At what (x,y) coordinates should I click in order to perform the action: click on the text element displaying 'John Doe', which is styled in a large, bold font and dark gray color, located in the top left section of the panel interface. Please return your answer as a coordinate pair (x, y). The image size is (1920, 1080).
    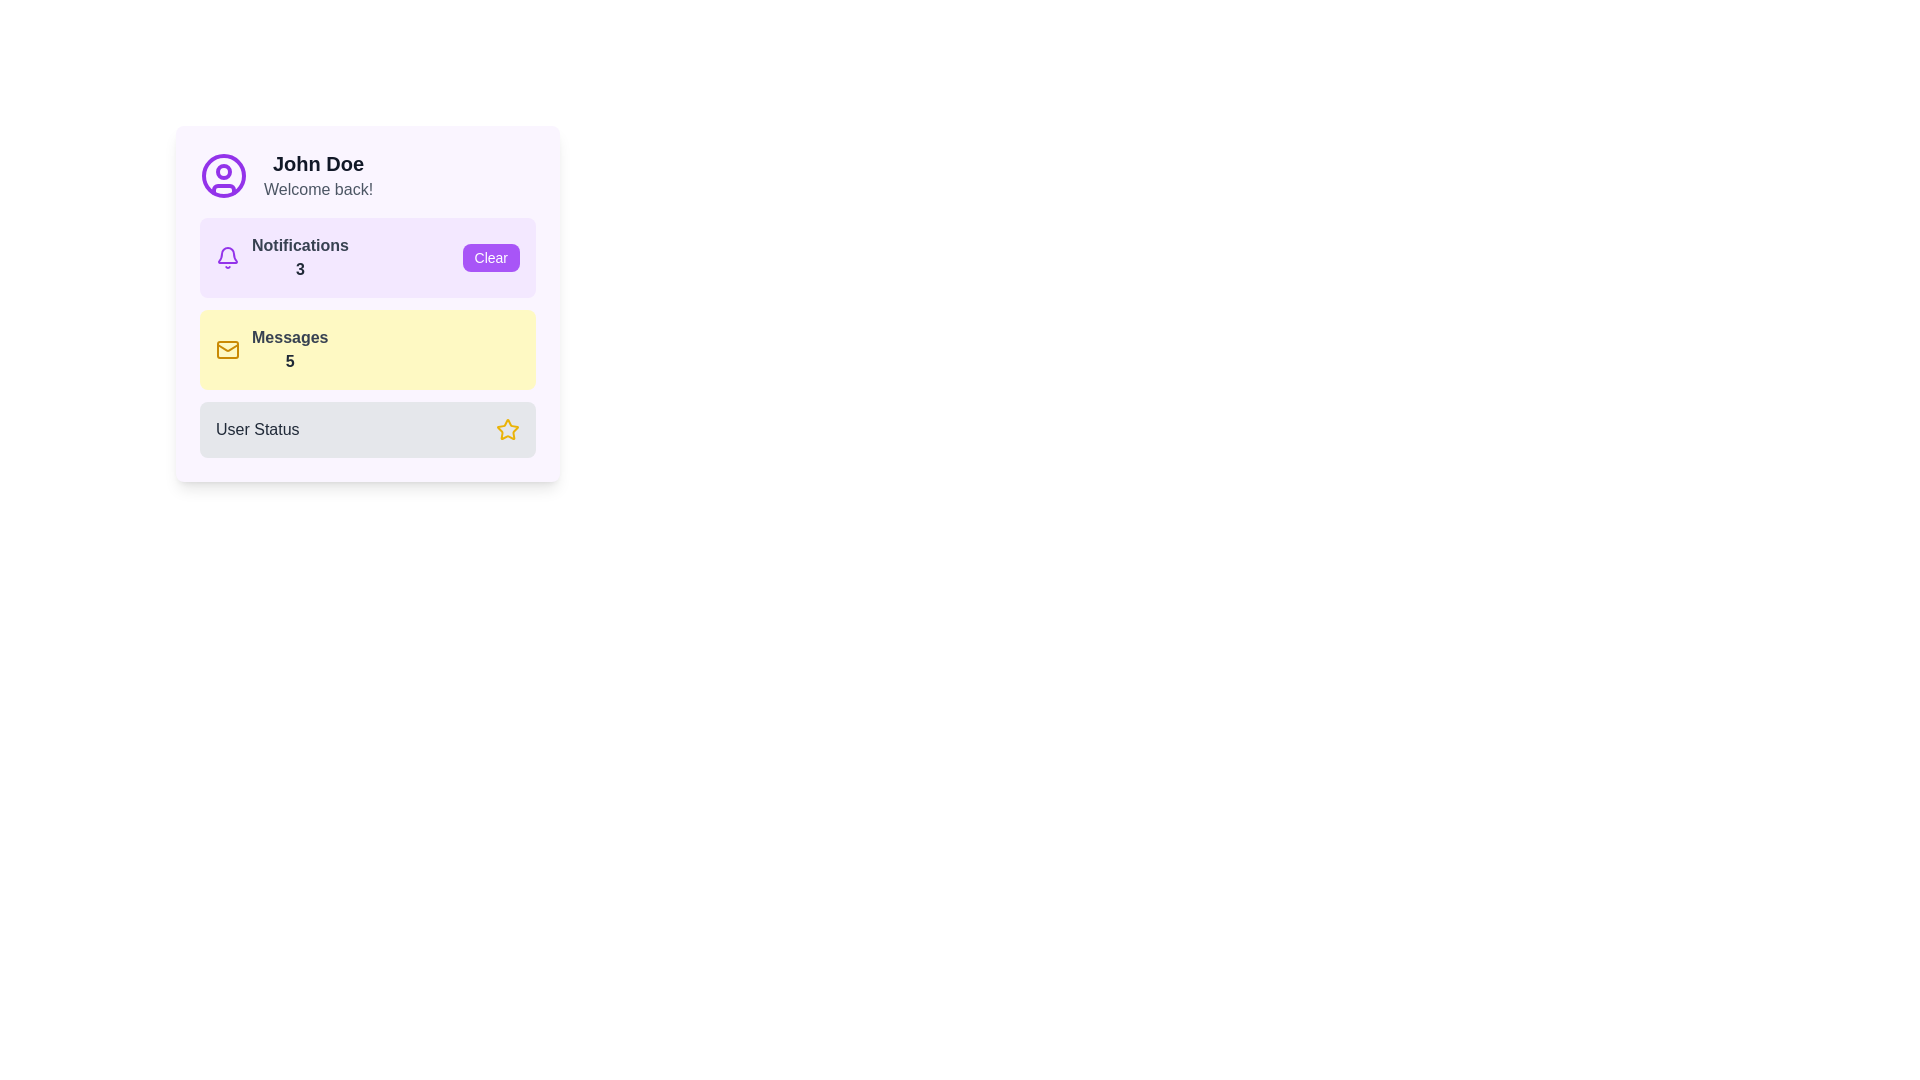
    Looking at the image, I should click on (317, 163).